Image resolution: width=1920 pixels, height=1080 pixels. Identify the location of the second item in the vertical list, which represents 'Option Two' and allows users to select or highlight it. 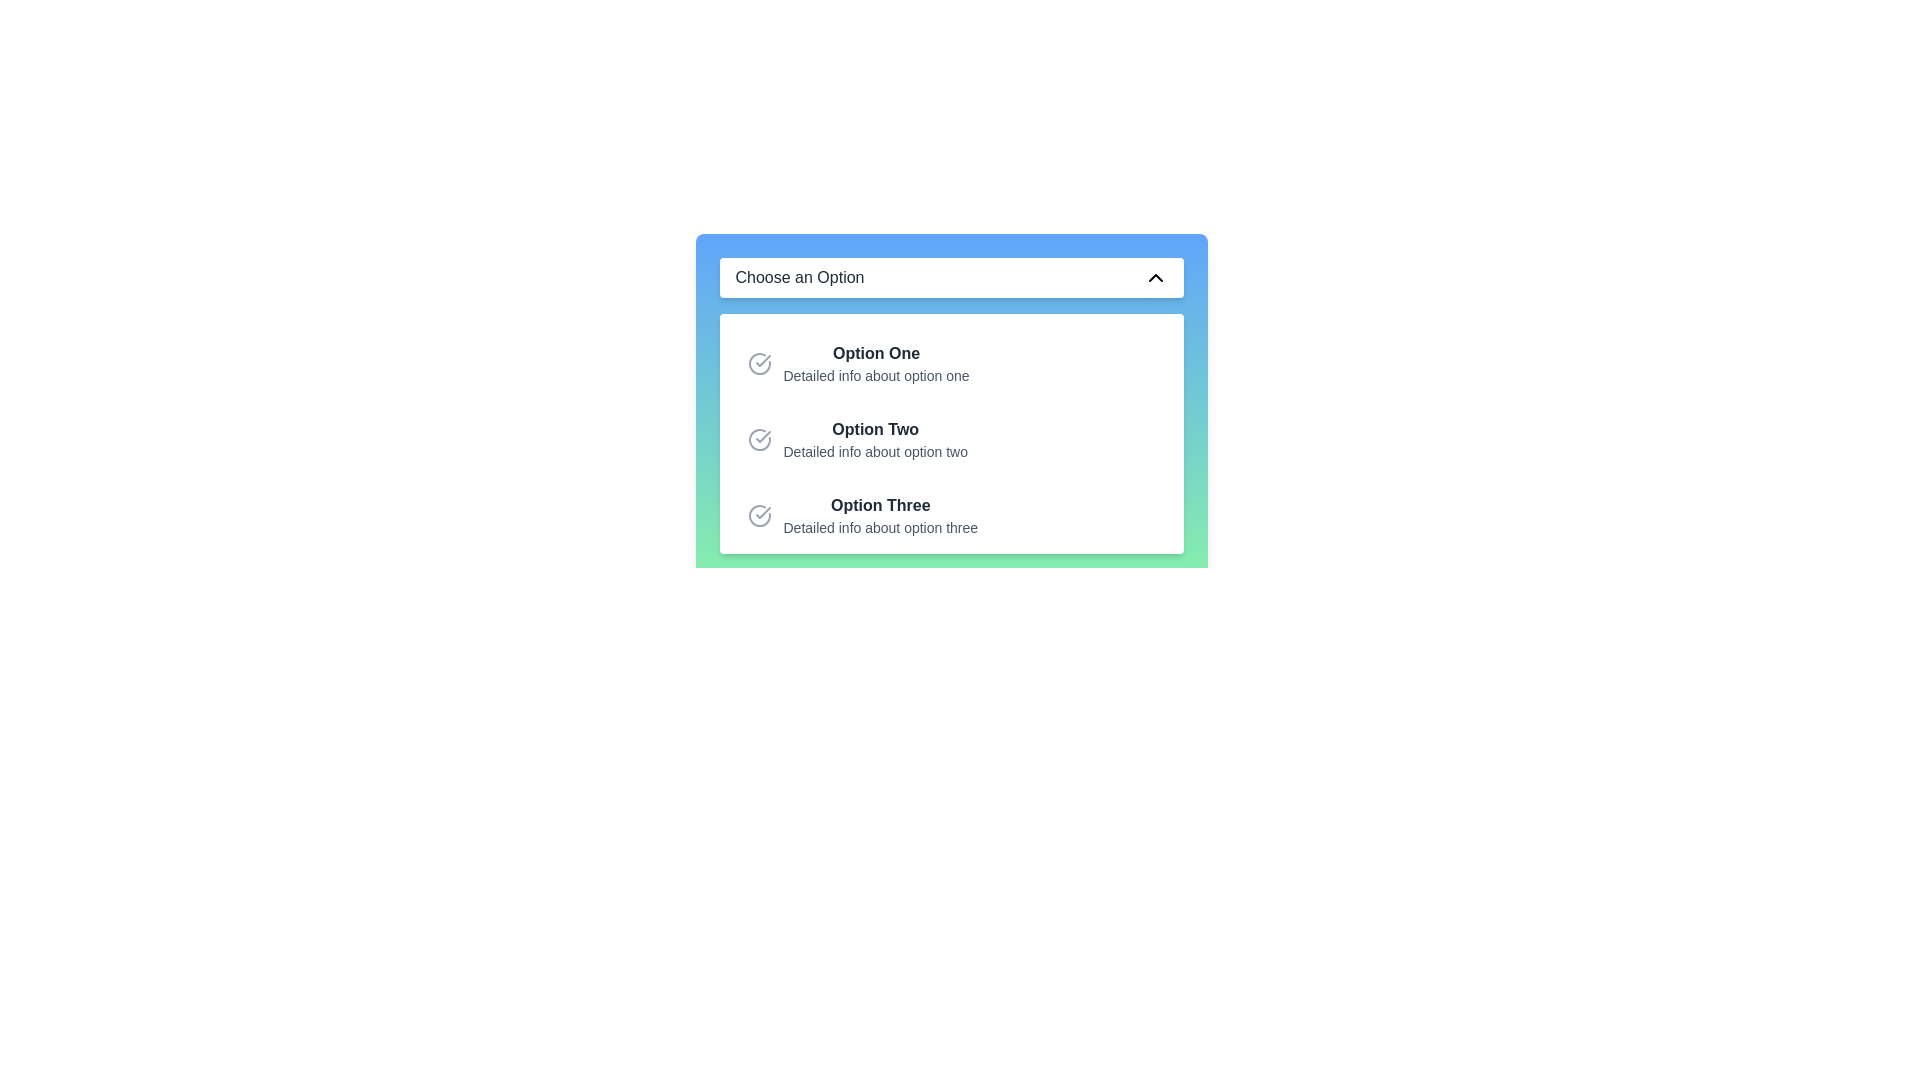
(950, 438).